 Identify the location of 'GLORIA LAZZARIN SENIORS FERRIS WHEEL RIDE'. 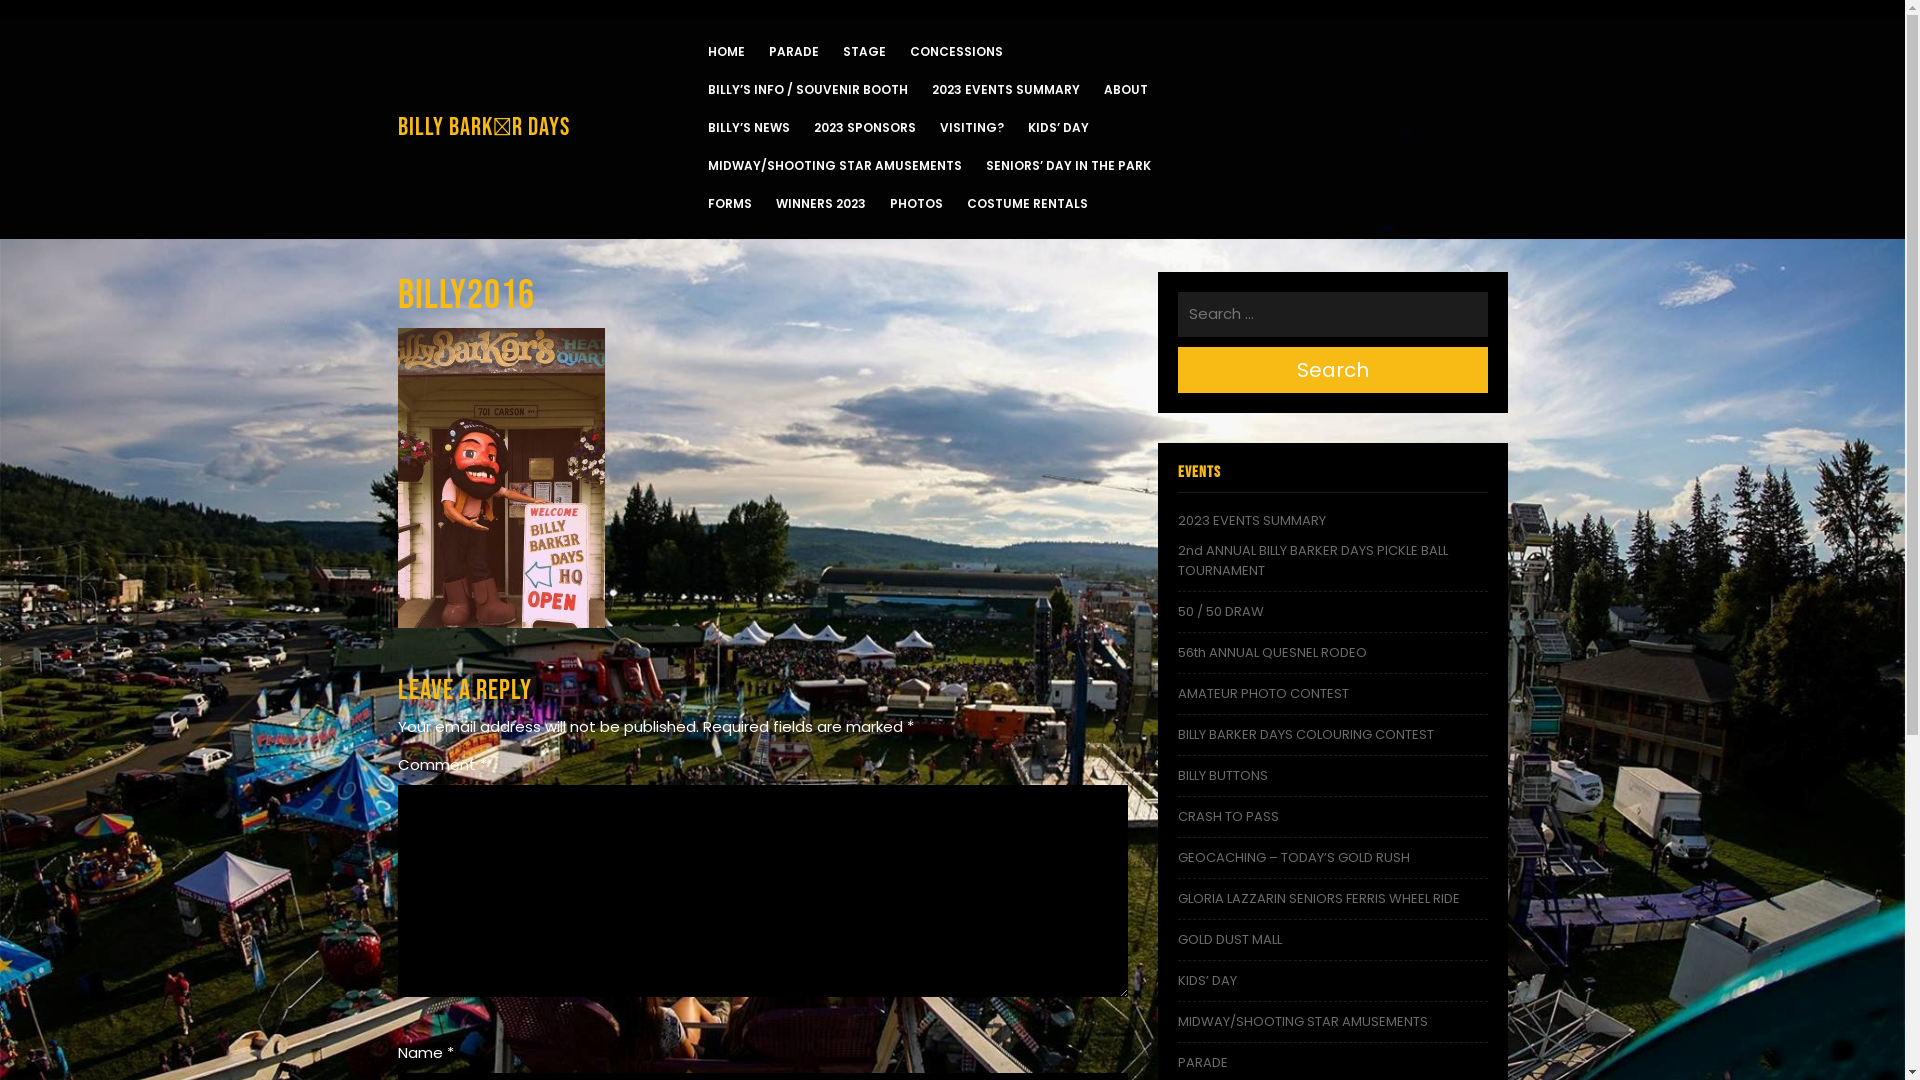
(1319, 897).